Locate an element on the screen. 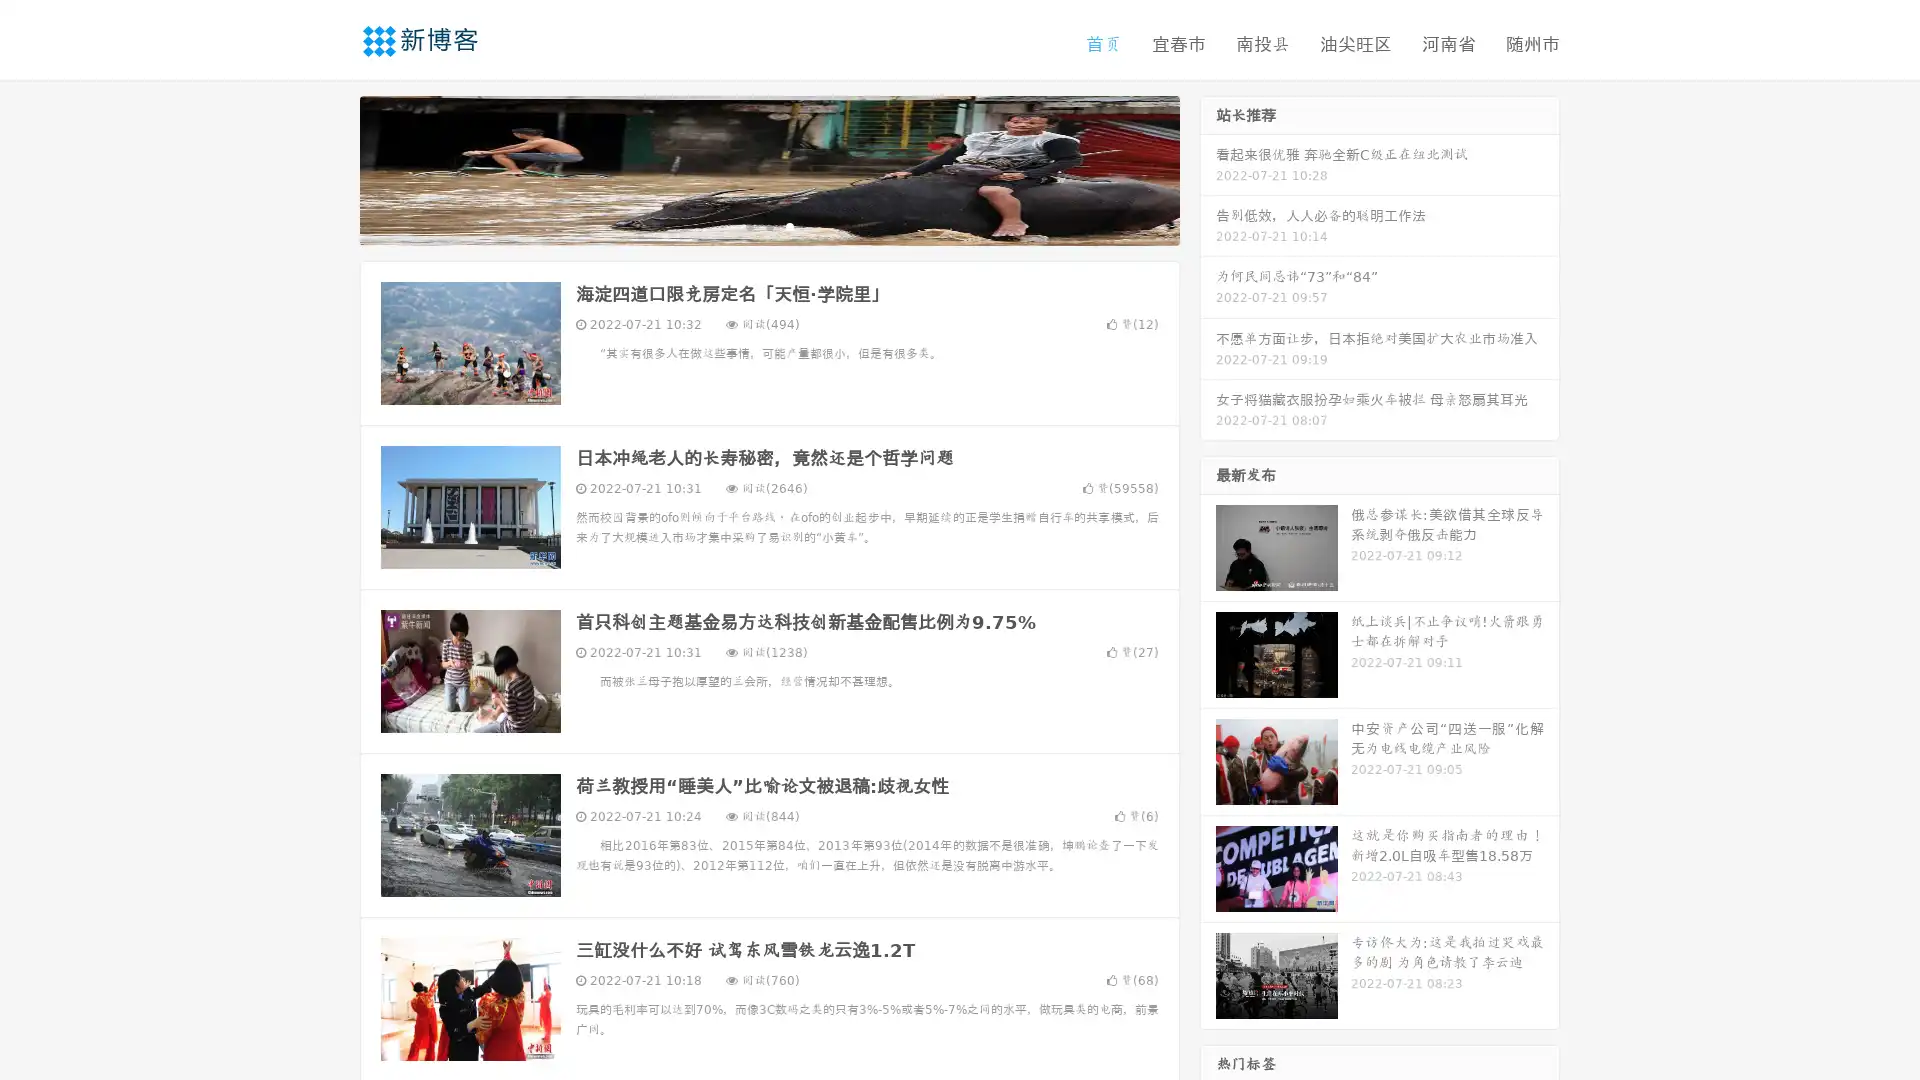 This screenshot has width=1920, height=1080. Go to slide 2 is located at coordinates (768, 225).